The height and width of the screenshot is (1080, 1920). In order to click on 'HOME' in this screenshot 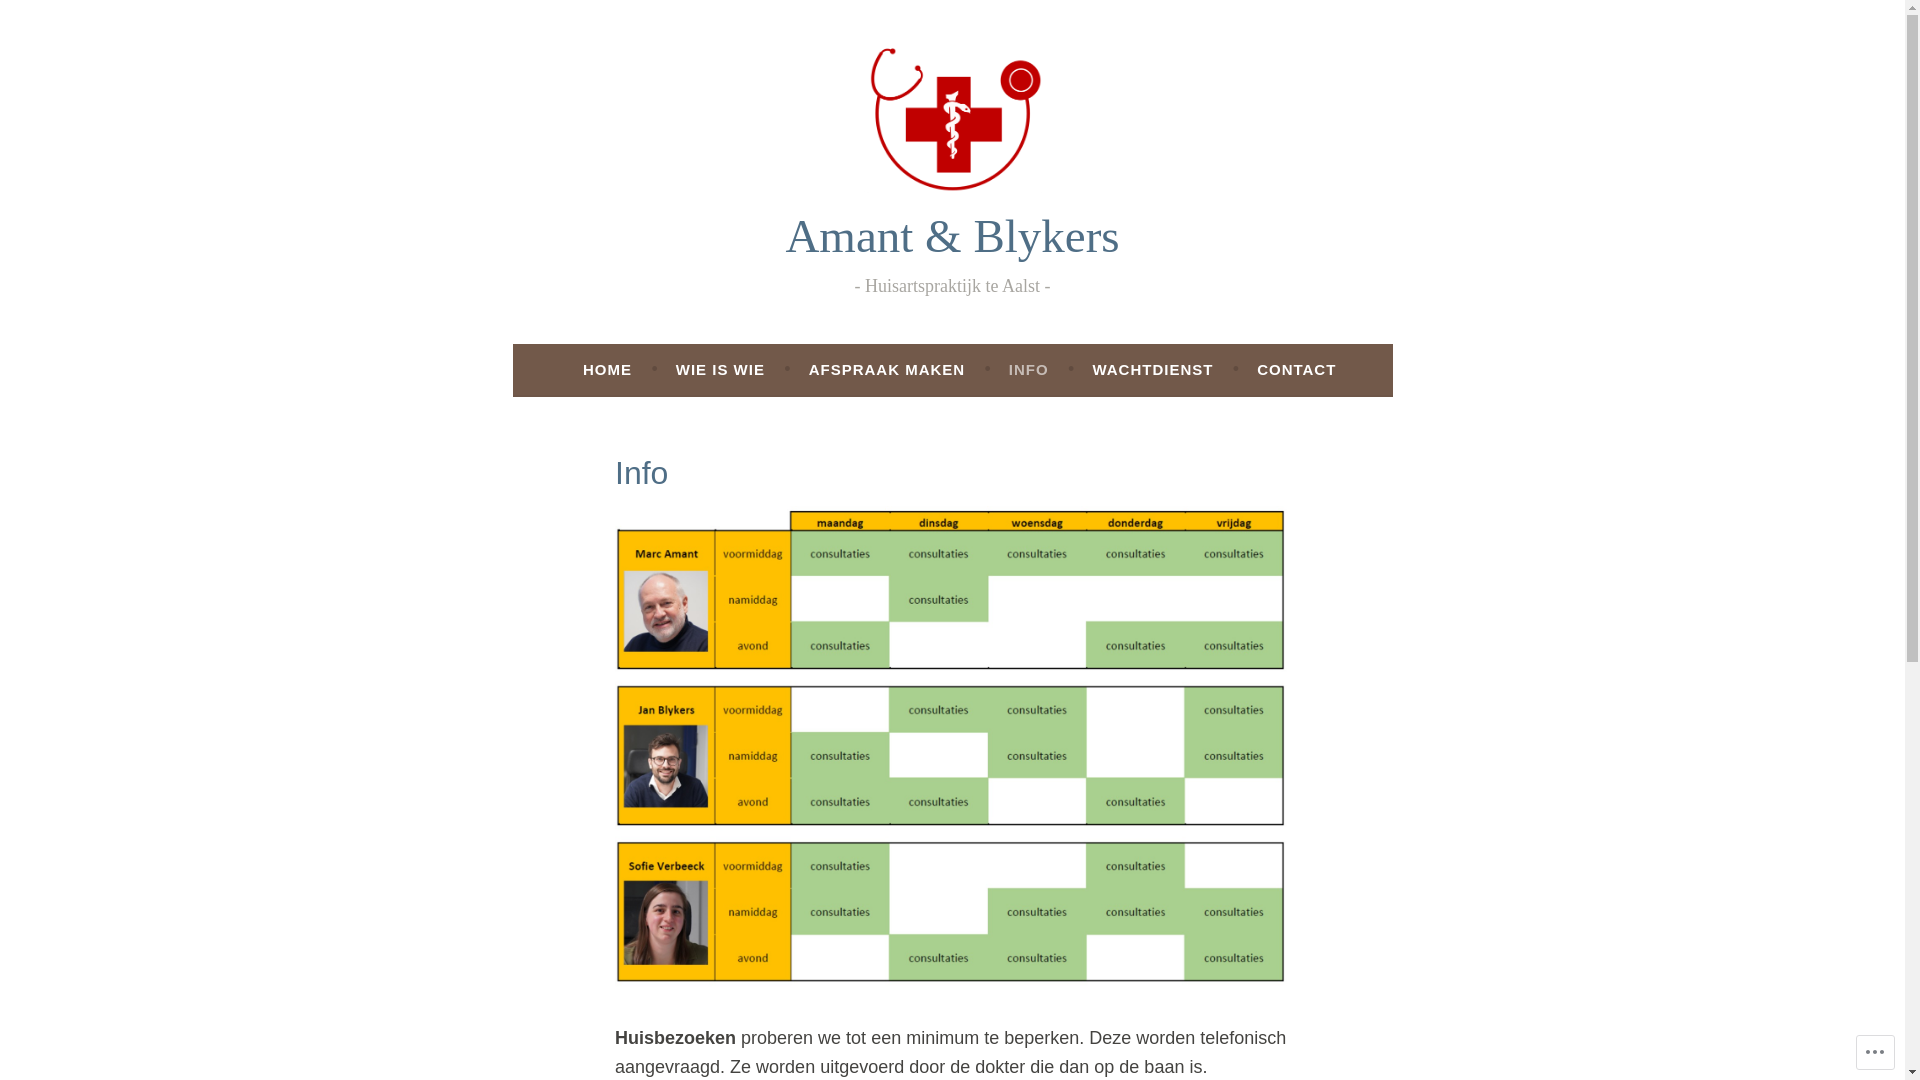, I will do `click(606, 370)`.